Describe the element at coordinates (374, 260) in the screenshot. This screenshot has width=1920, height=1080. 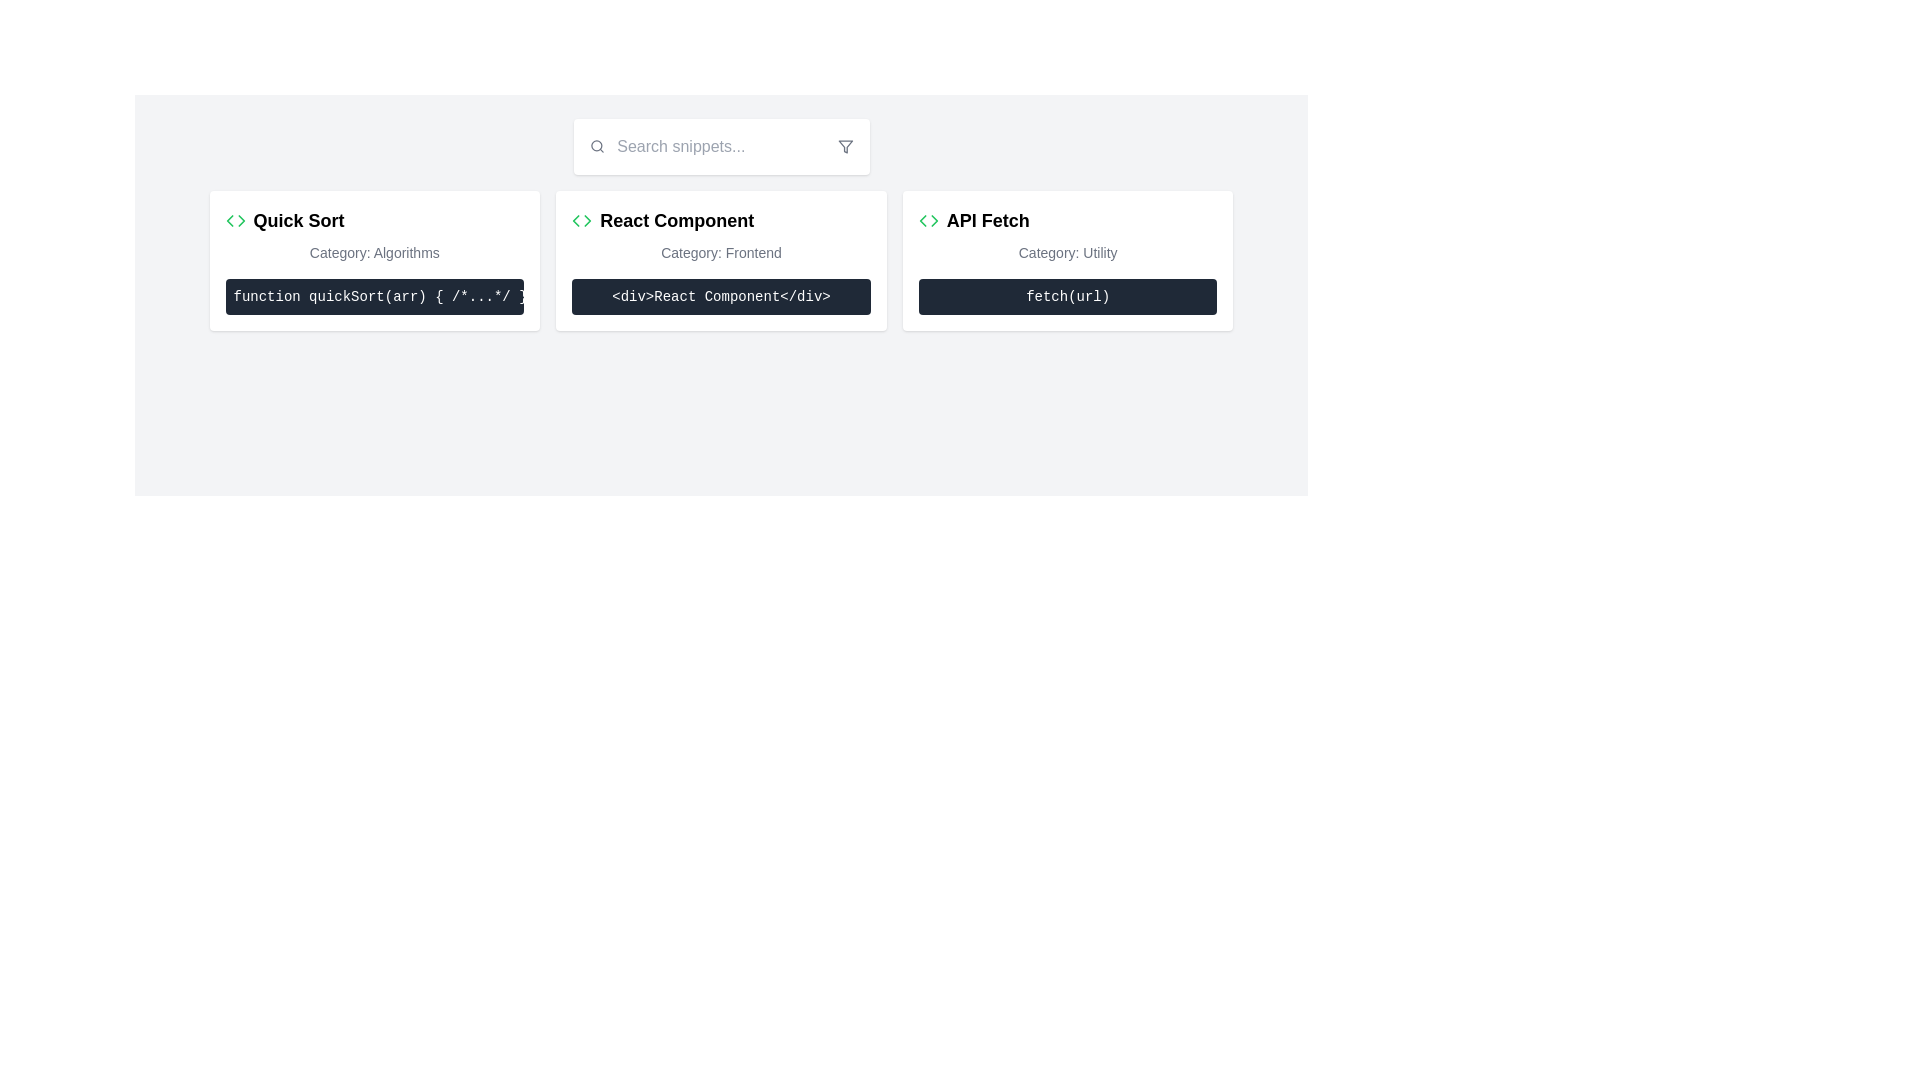
I see `the Information Card that provides details about the 'Quick Sort' algorithm, which is the first card in a grid of three cards` at that location.